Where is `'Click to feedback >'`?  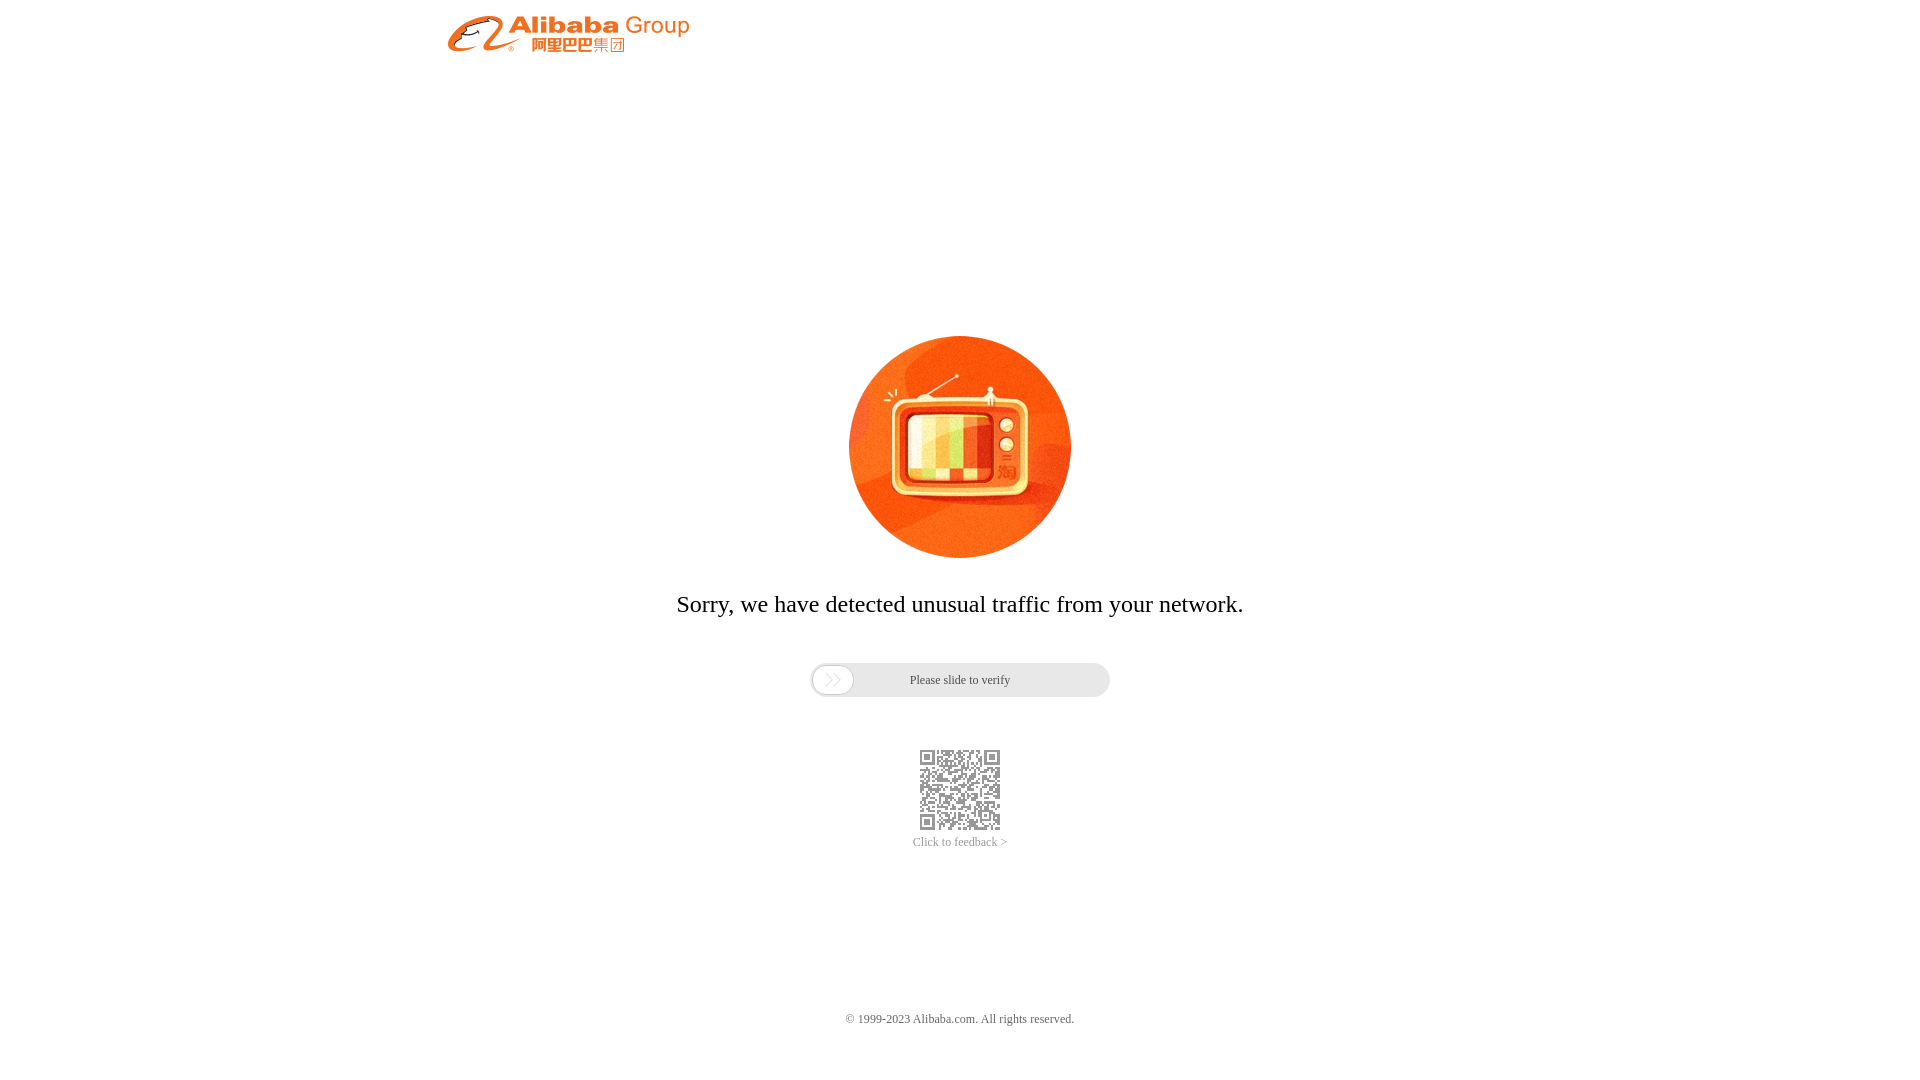 'Click to feedback >' is located at coordinates (960, 842).